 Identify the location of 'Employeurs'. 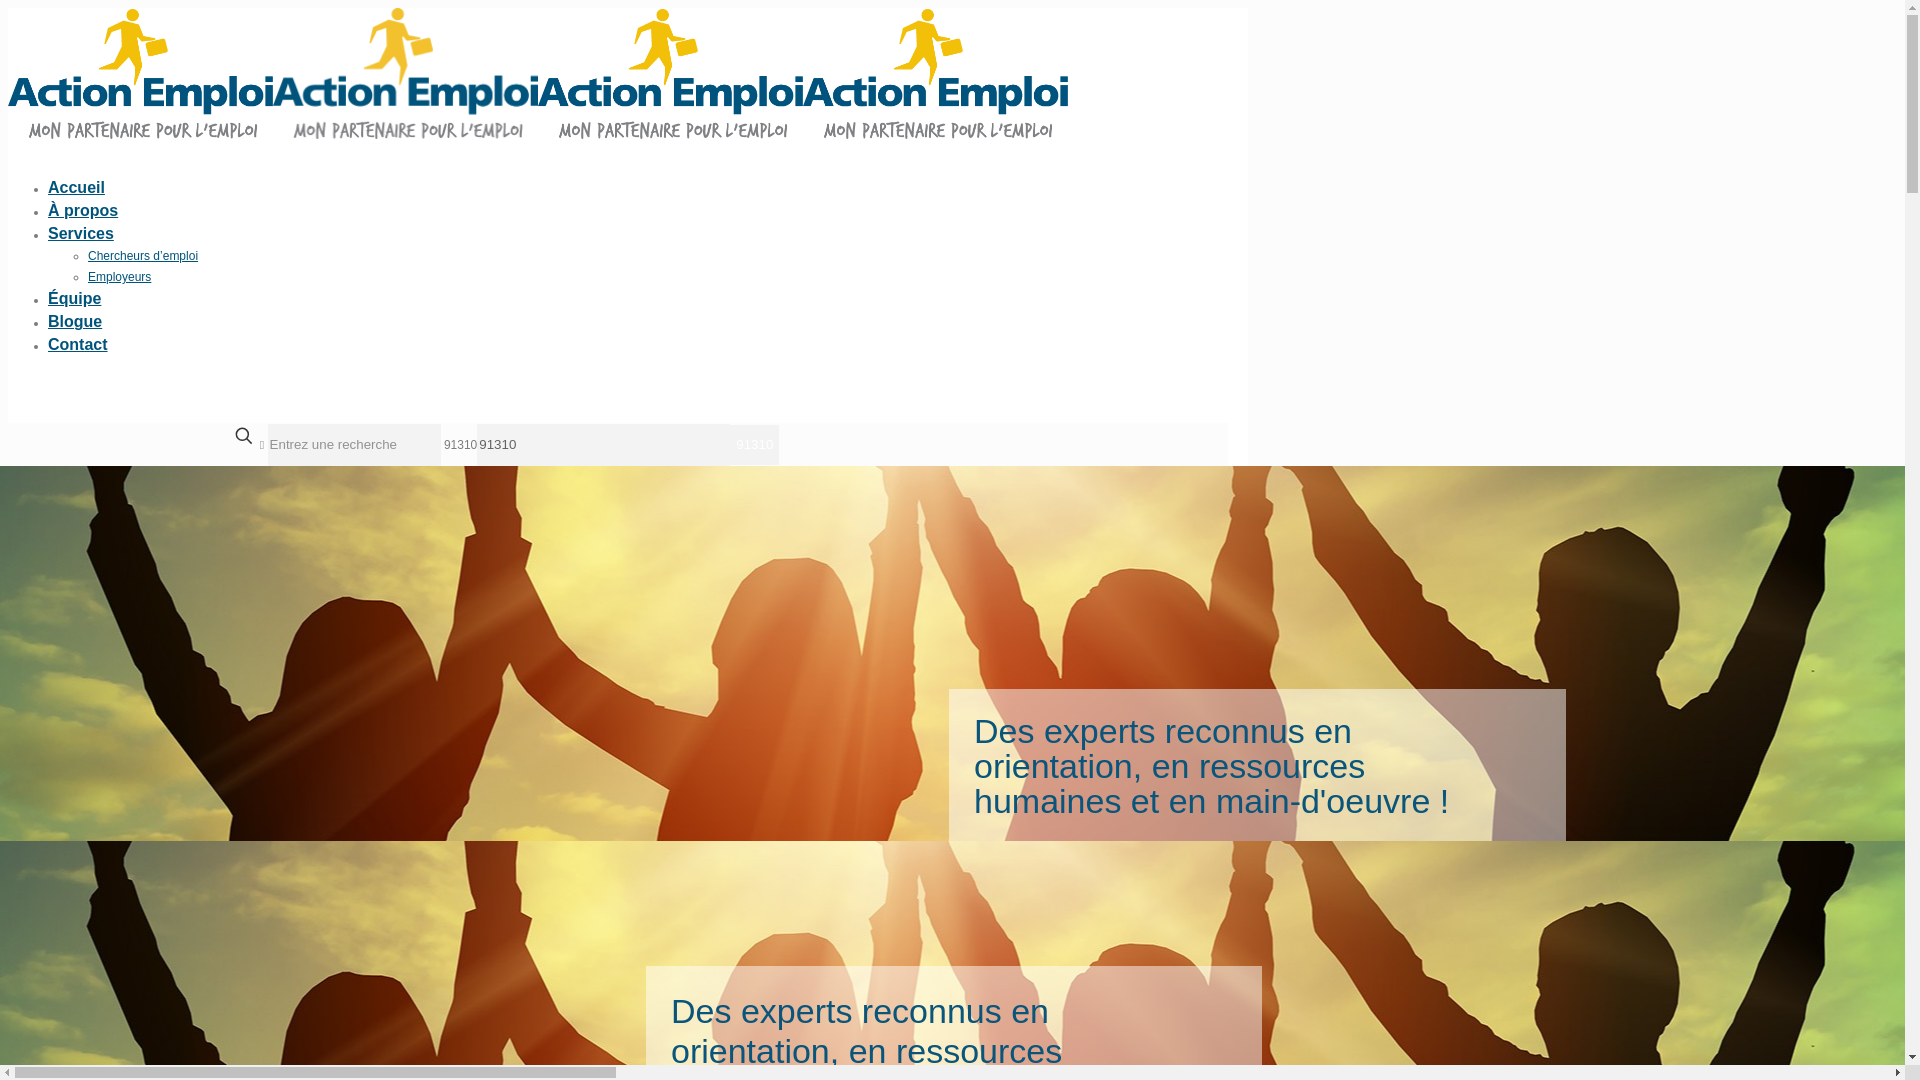
(86, 277).